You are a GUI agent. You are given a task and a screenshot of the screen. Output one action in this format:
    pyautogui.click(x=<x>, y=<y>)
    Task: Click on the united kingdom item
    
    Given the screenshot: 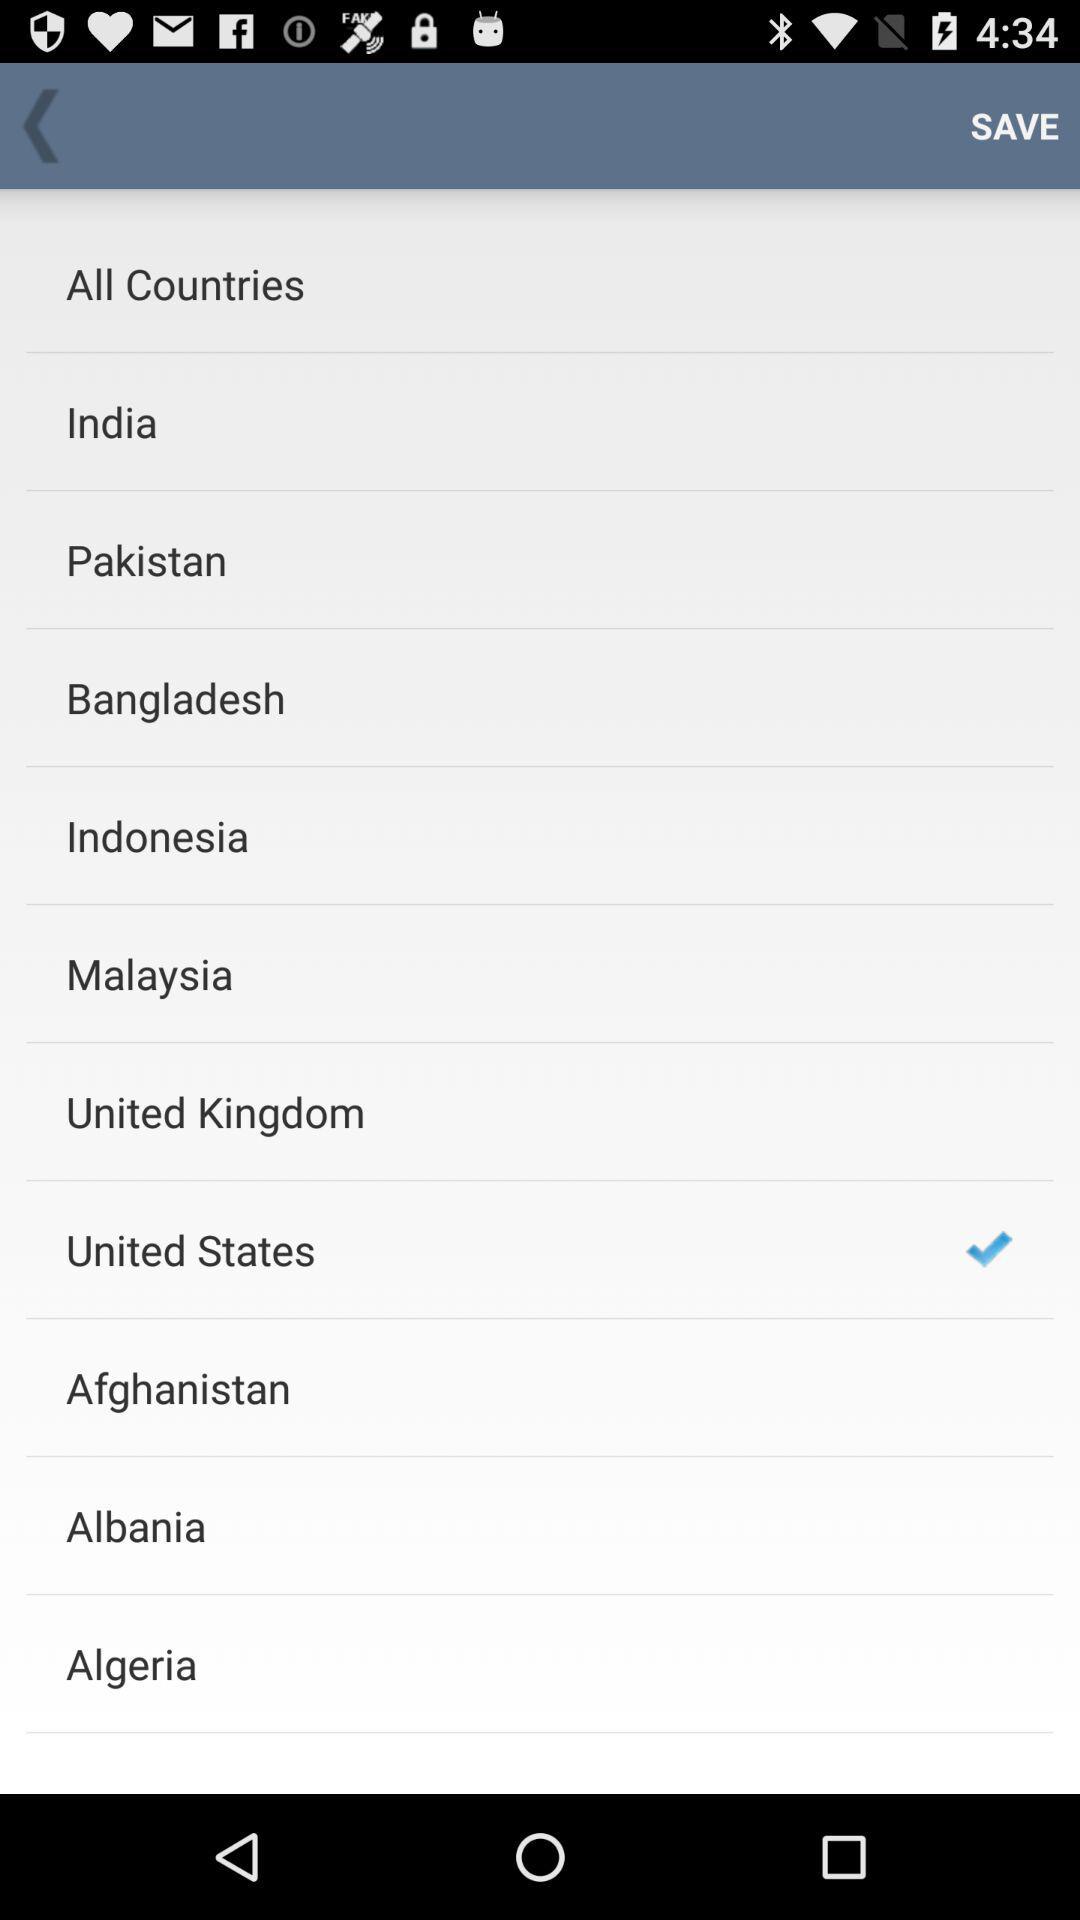 What is the action you would take?
    pyautogui.click(x=489, y=1110)
    